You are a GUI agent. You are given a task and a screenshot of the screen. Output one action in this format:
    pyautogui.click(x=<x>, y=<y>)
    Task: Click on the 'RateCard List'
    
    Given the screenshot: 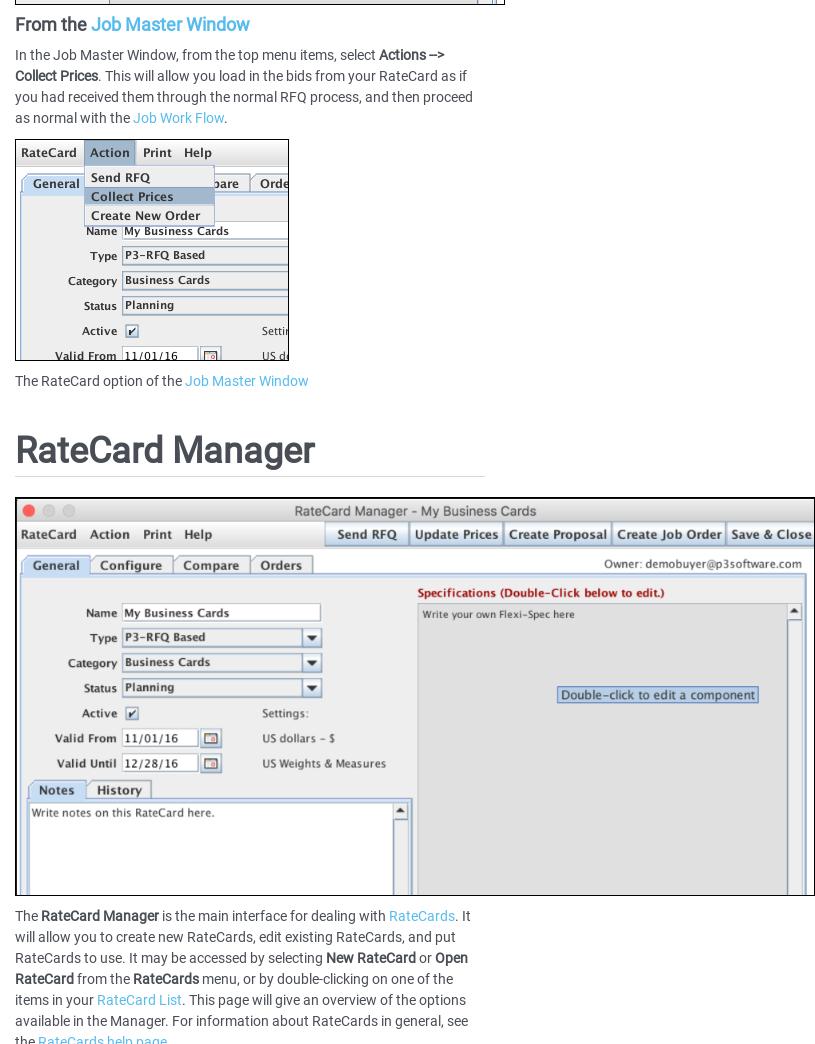 What is the action you would take?
    pyautogui.click(x=139, y=1000)
    